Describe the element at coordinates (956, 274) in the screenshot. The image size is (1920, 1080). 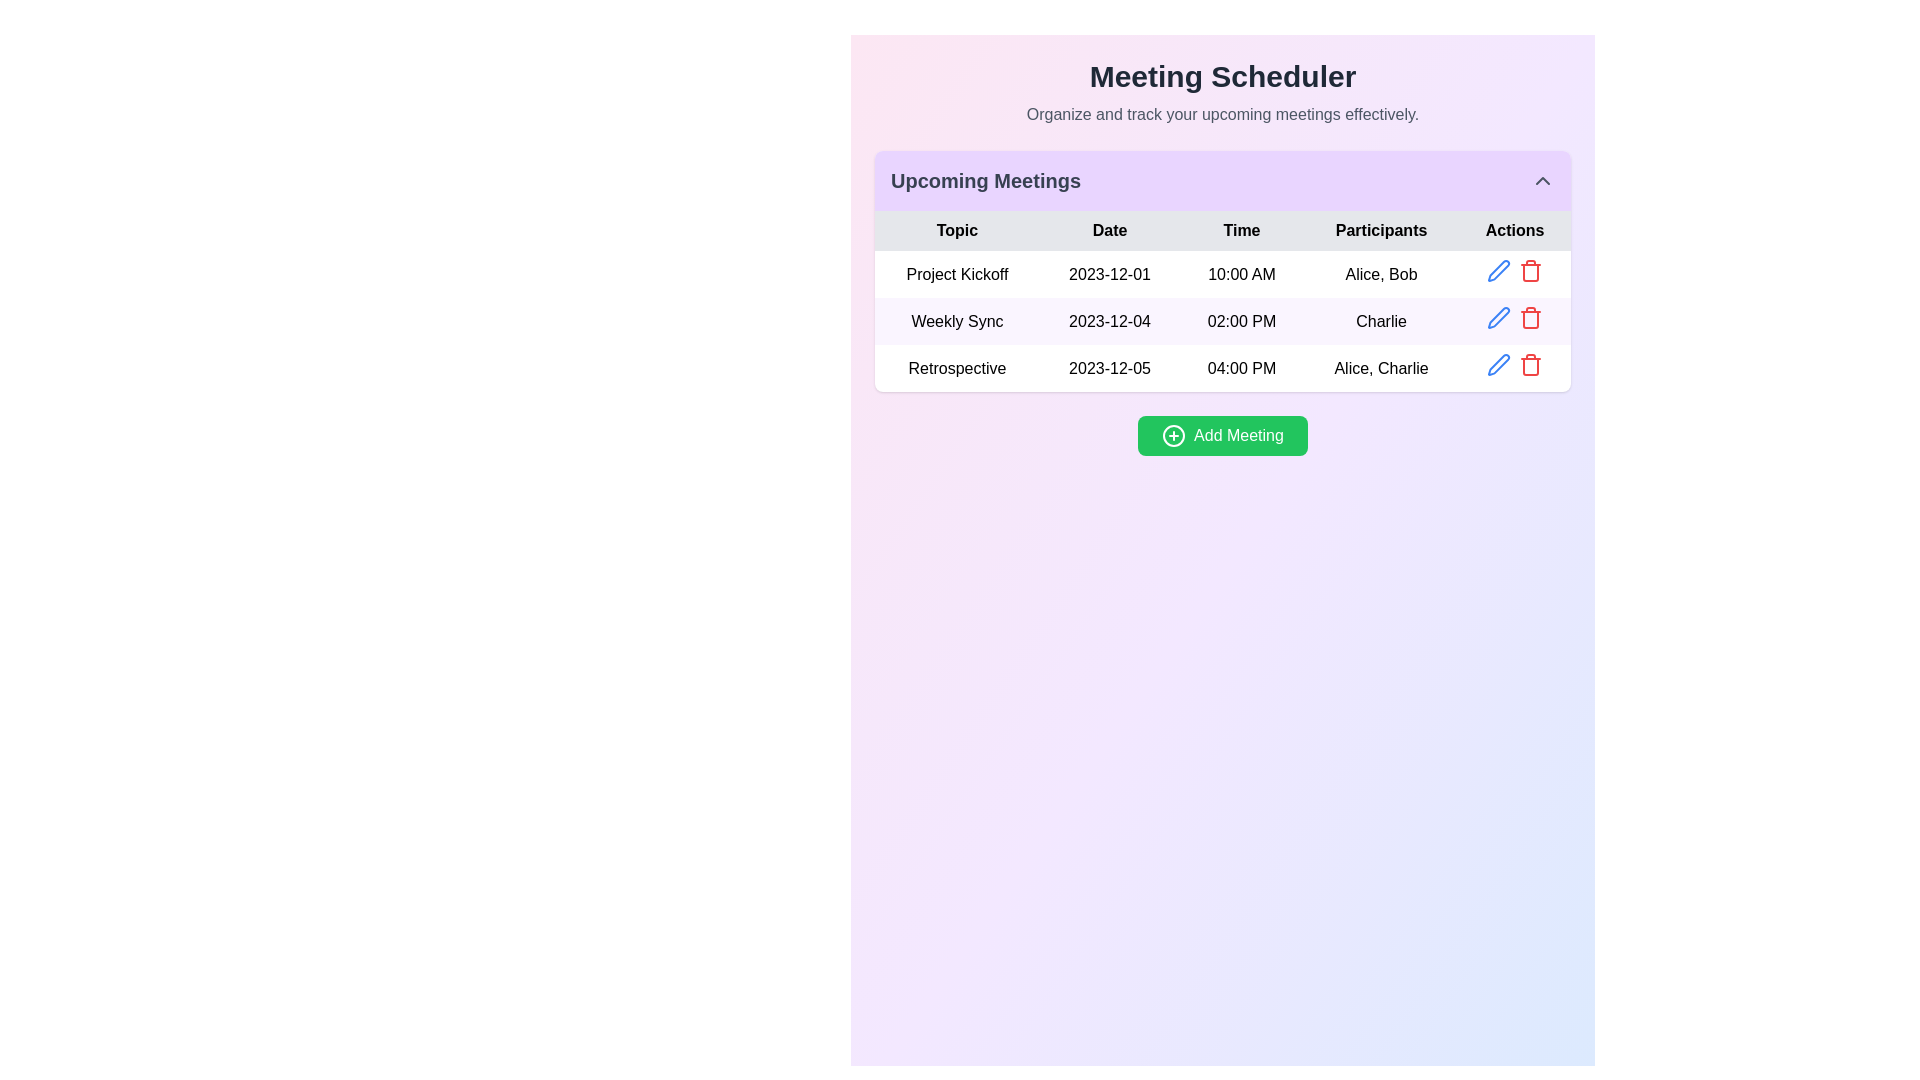
I see `the static text element that identifies the meeting topic 'Project Kickoff' in the 'Topic' column of the 'Upcoming Meetings' tabular layout` at that location.